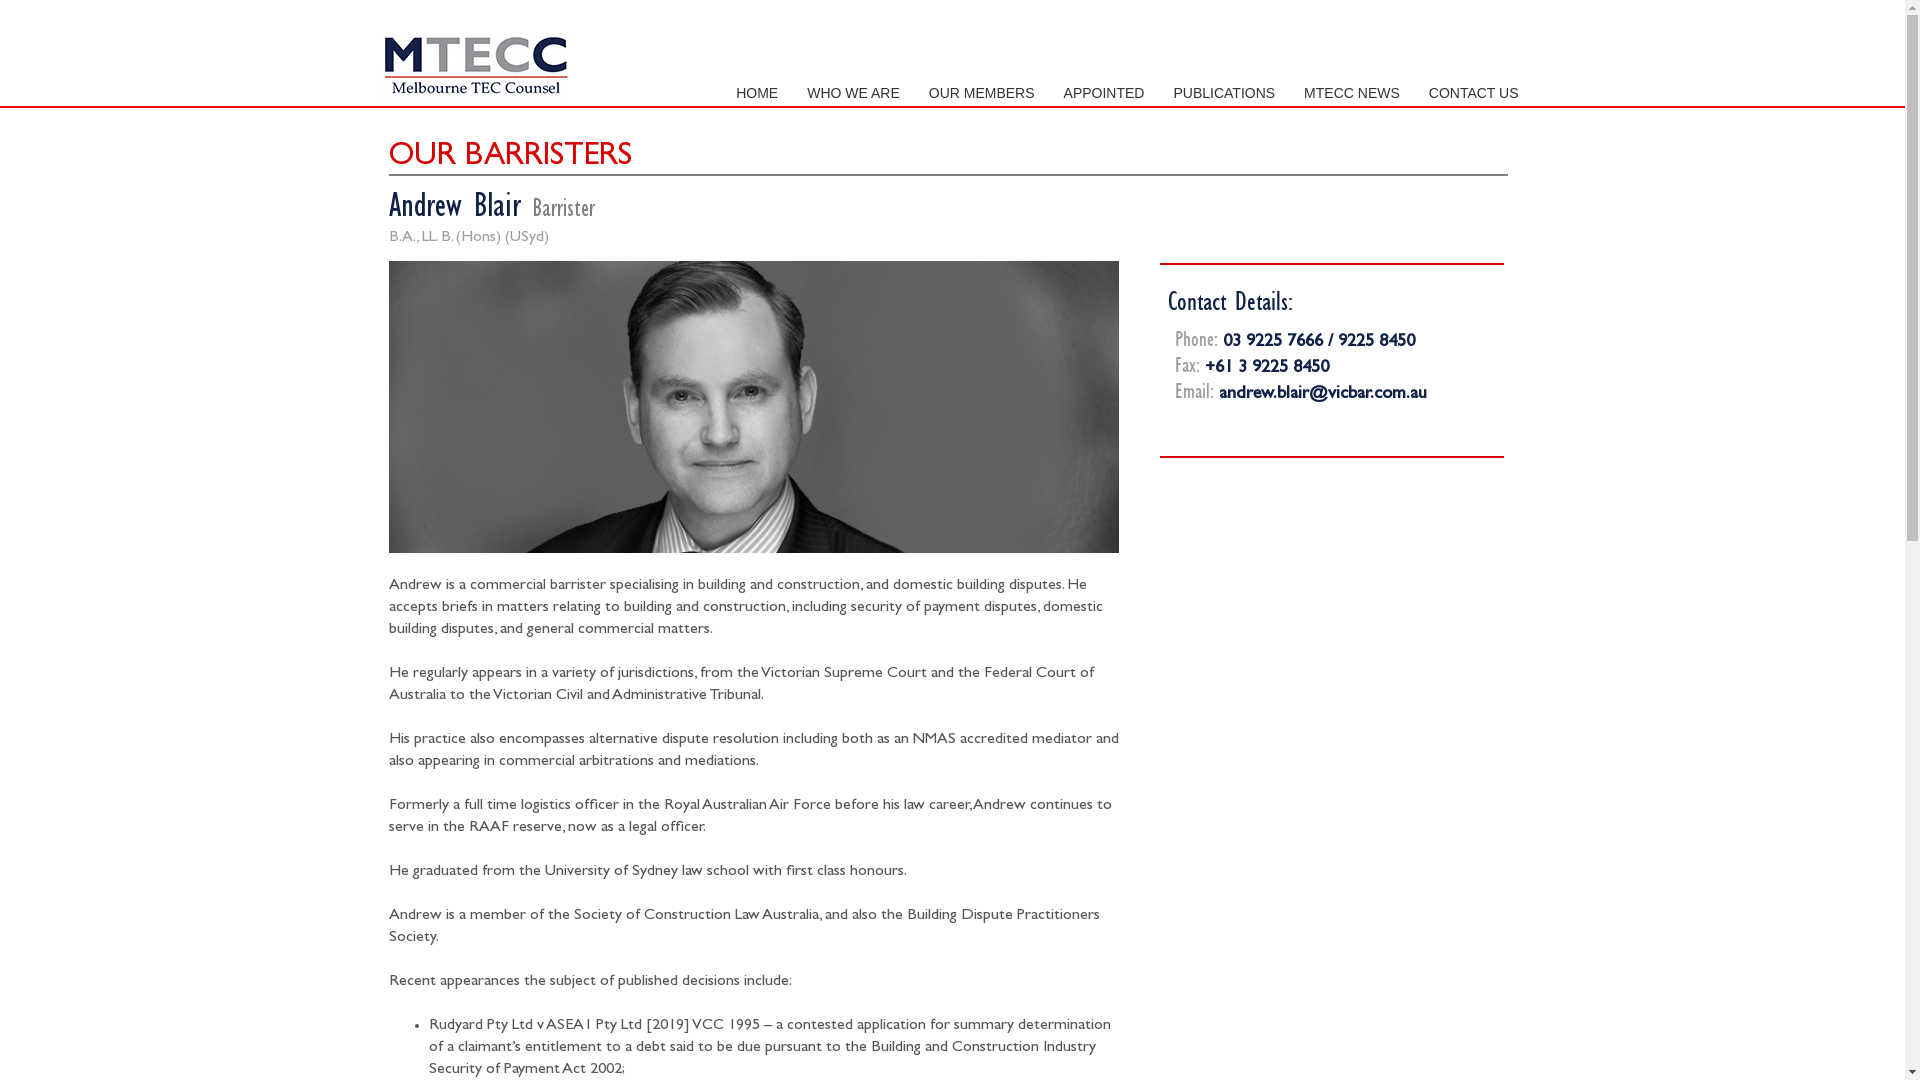 Image resolution: width=1920 pixels, height=1080 pixels. What do you see at coordinates (1352, 92) in the screenshot?
I see `'MTECC NEWS'` at bounding box center [1352, 92].